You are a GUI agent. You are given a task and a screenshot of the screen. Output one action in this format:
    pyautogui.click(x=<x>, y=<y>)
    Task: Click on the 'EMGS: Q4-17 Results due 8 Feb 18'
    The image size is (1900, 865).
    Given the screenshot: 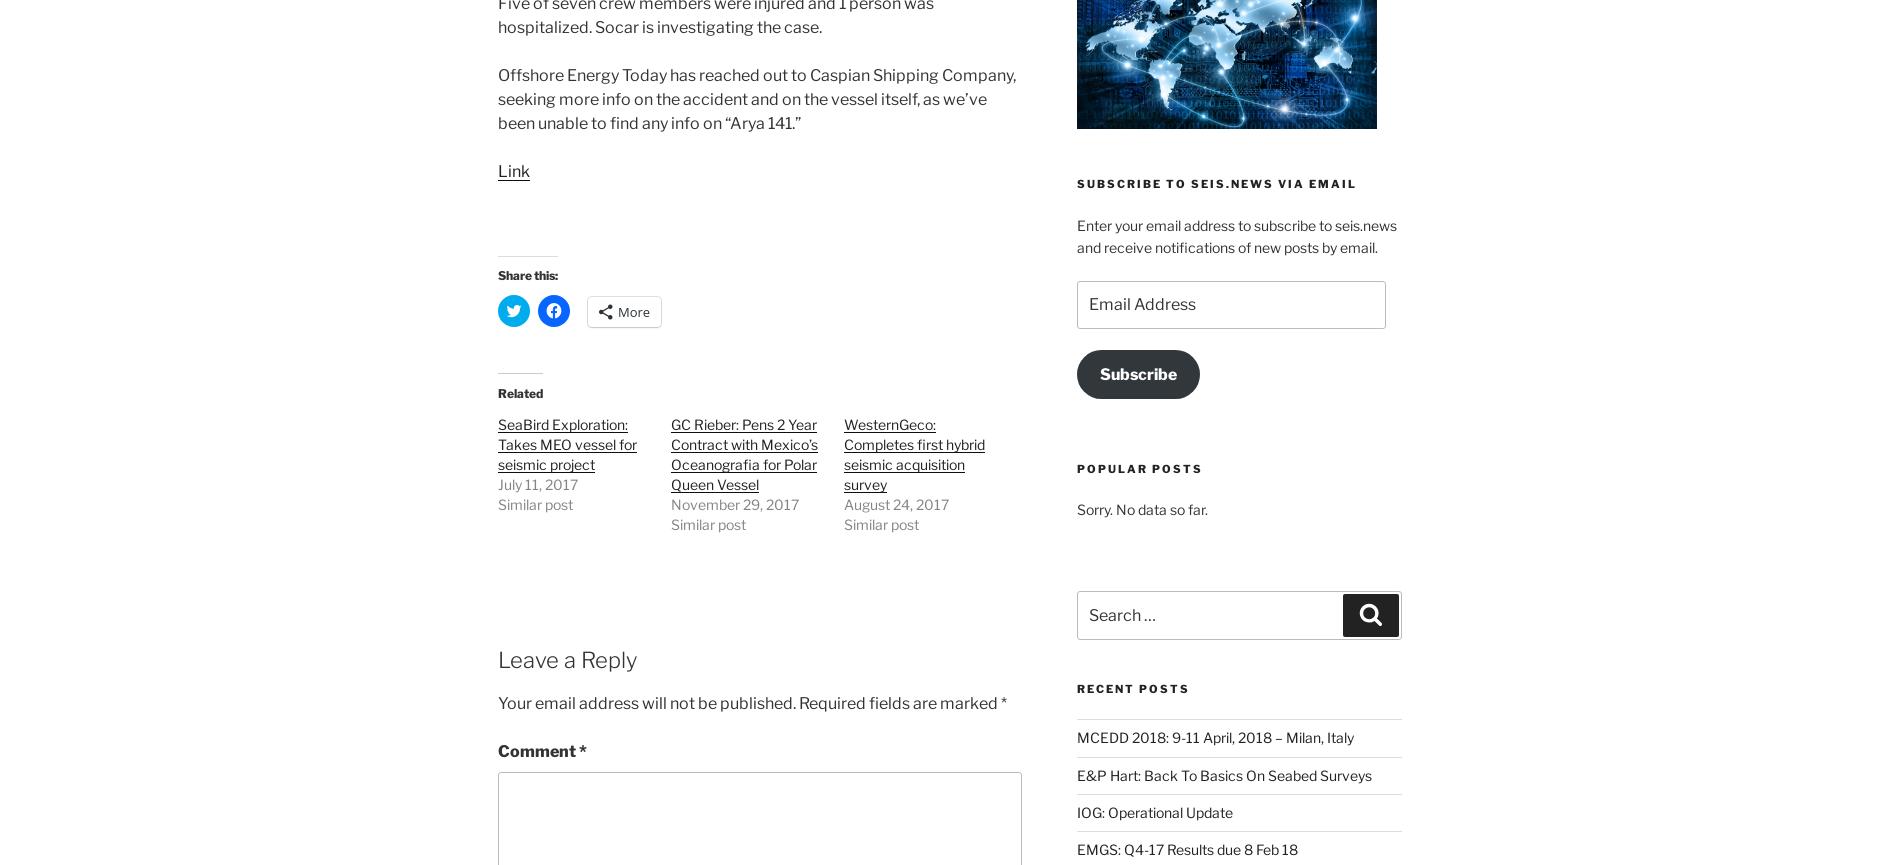 What is the action you would take?
    pyautogui.click(x=1186, y=848)
    